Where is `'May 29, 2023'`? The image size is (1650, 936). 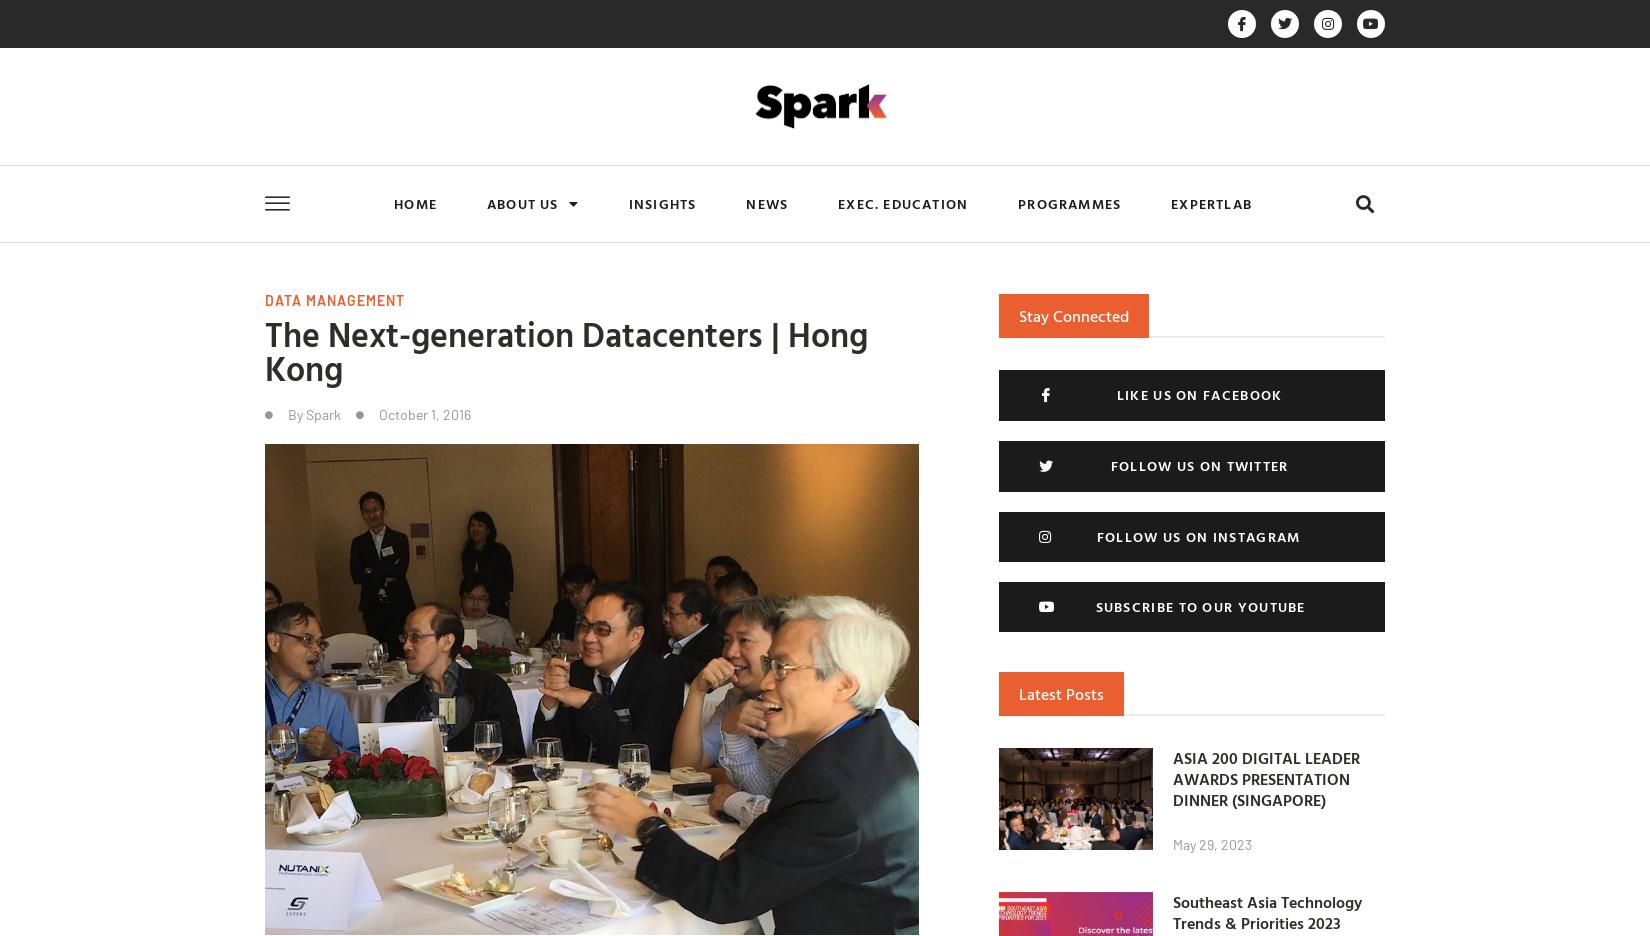 'May 29, 2023' is located at coordinates (1212, 843).